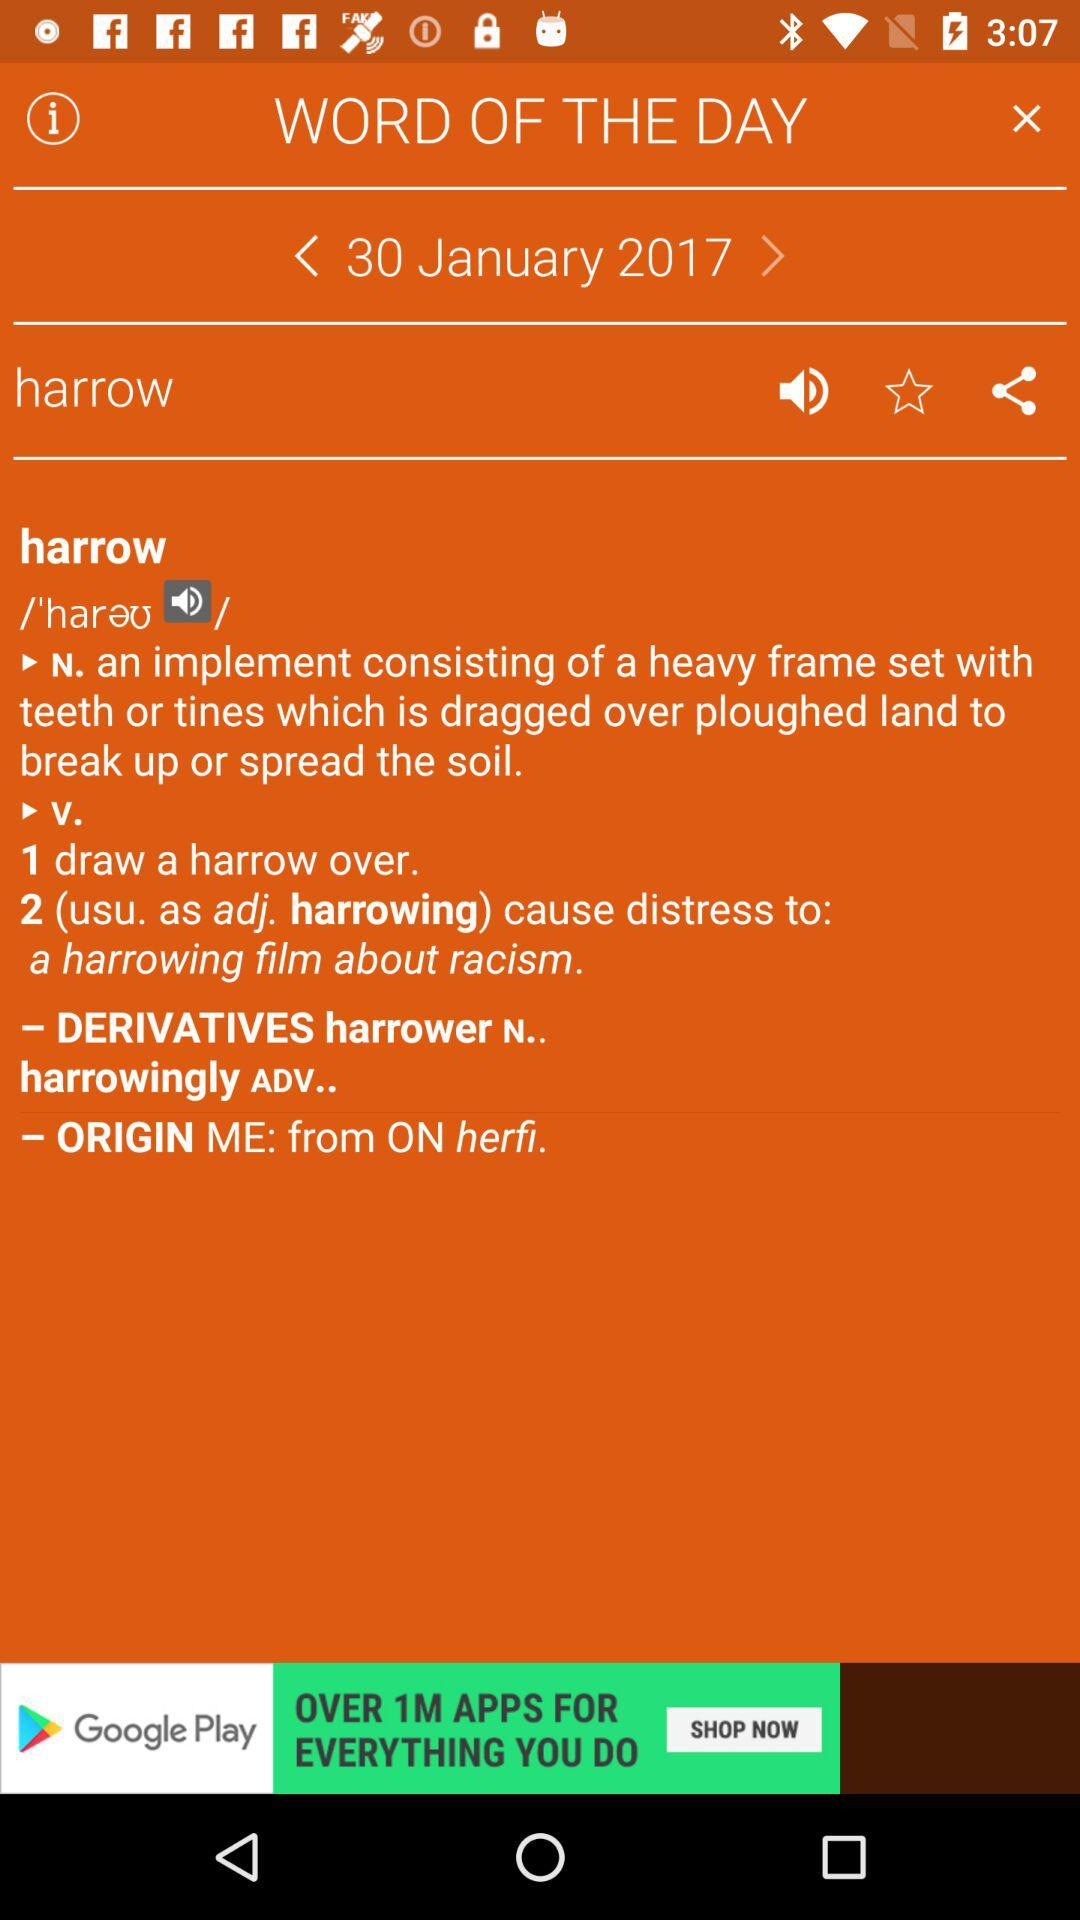 This screenshot has width=1080, height=1920. I want to click on as favorite, so click(909, 390).